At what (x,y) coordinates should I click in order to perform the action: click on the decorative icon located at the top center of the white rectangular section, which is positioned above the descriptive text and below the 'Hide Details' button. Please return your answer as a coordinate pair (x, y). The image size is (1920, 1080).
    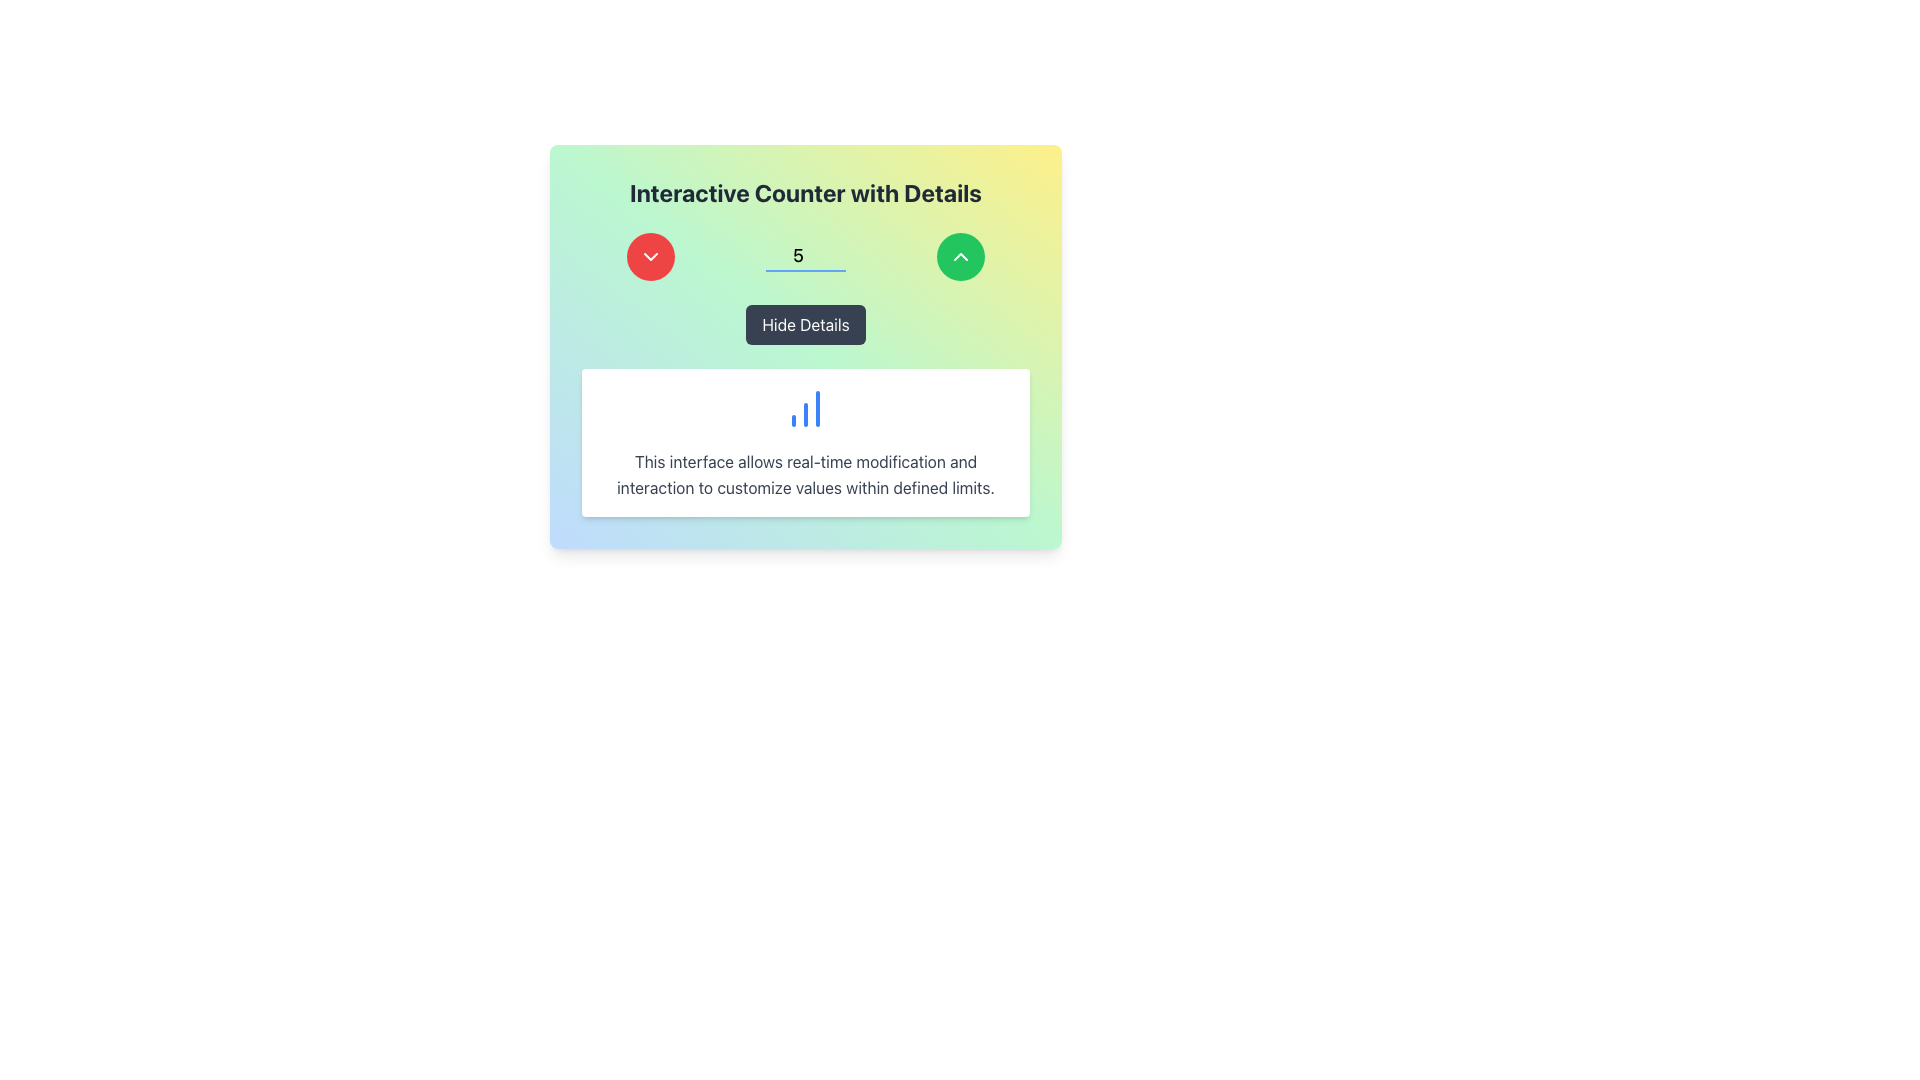
    Looking at the image, I should click on (806, 407).